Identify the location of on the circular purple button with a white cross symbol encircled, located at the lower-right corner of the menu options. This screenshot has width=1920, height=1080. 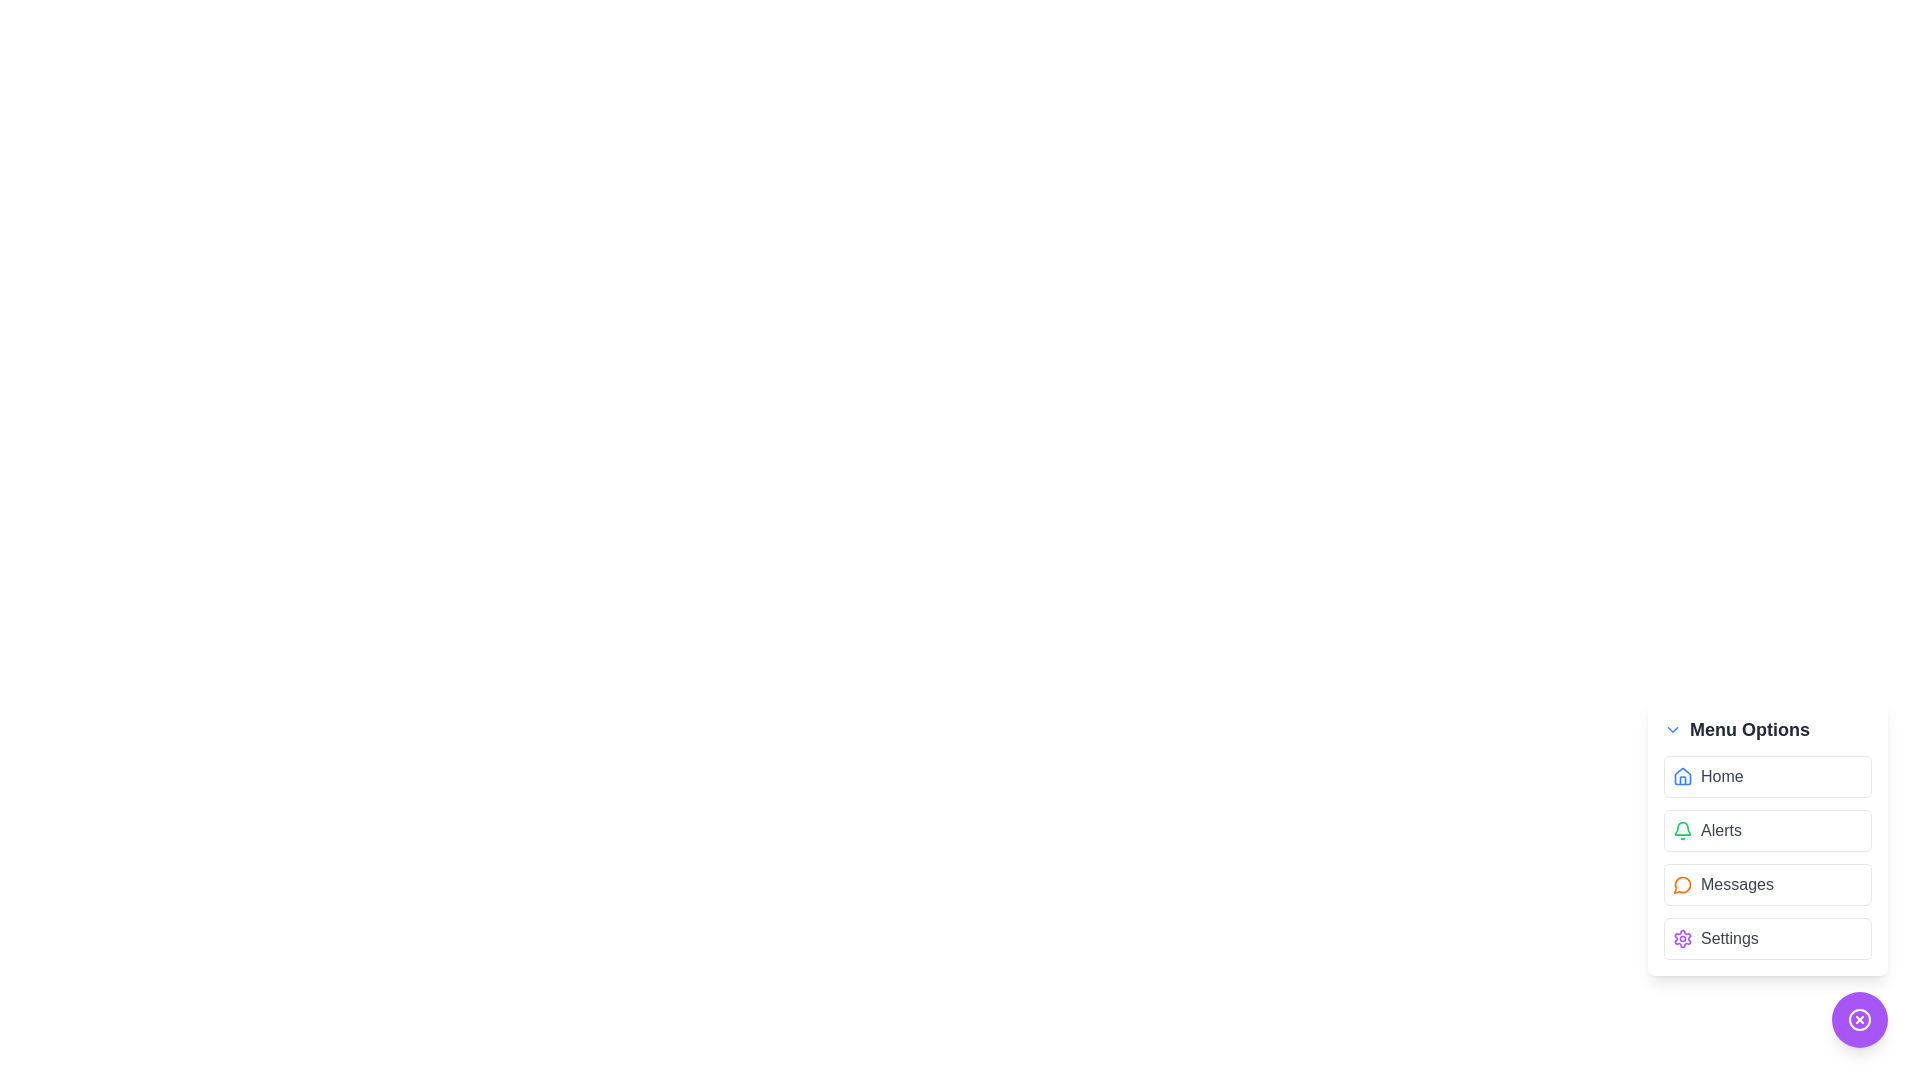
(1859, 1019).